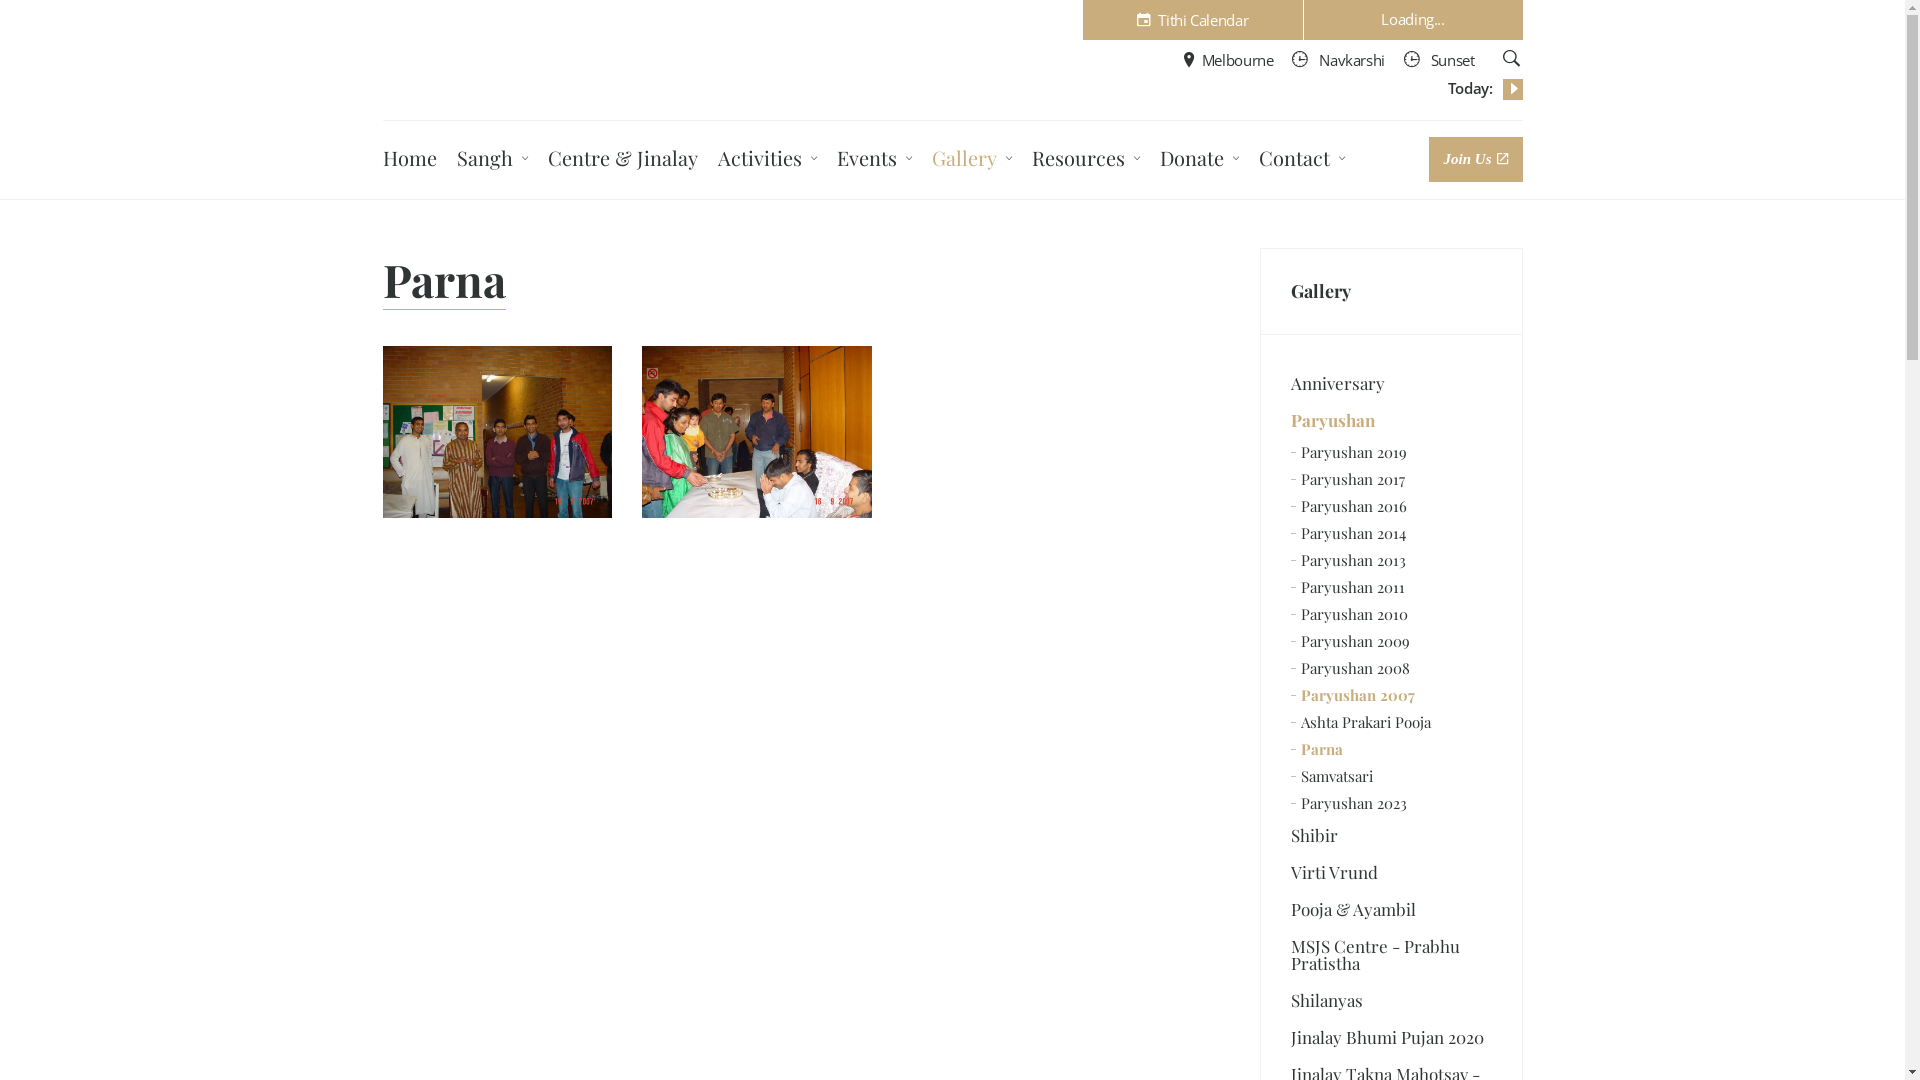 The image size is (1920, 1080). Describe the element at coordinates (1390, 802) in the screenshot. I see `'Paryushan 2023'` at that location.